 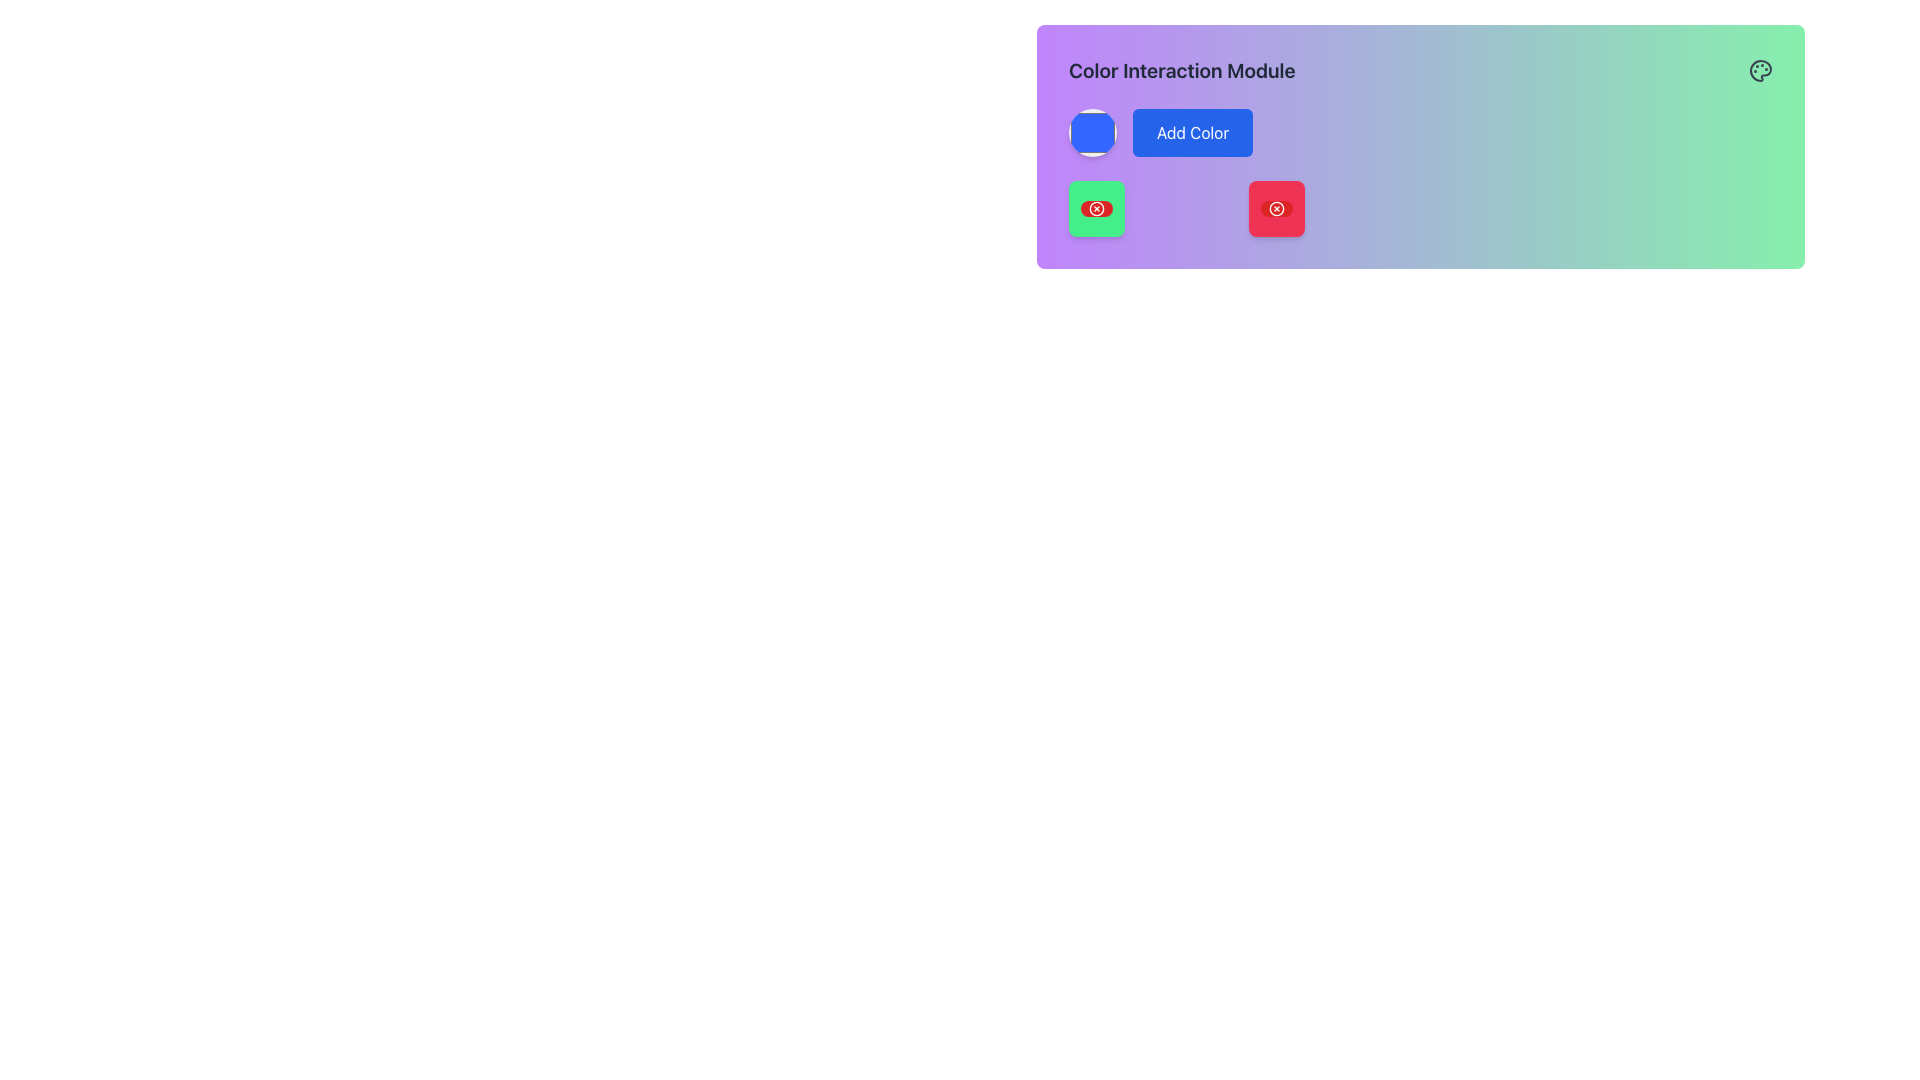 I want to click on the small circular icon with a red background and white 'X' symbol, so click(x=1096, y=208).